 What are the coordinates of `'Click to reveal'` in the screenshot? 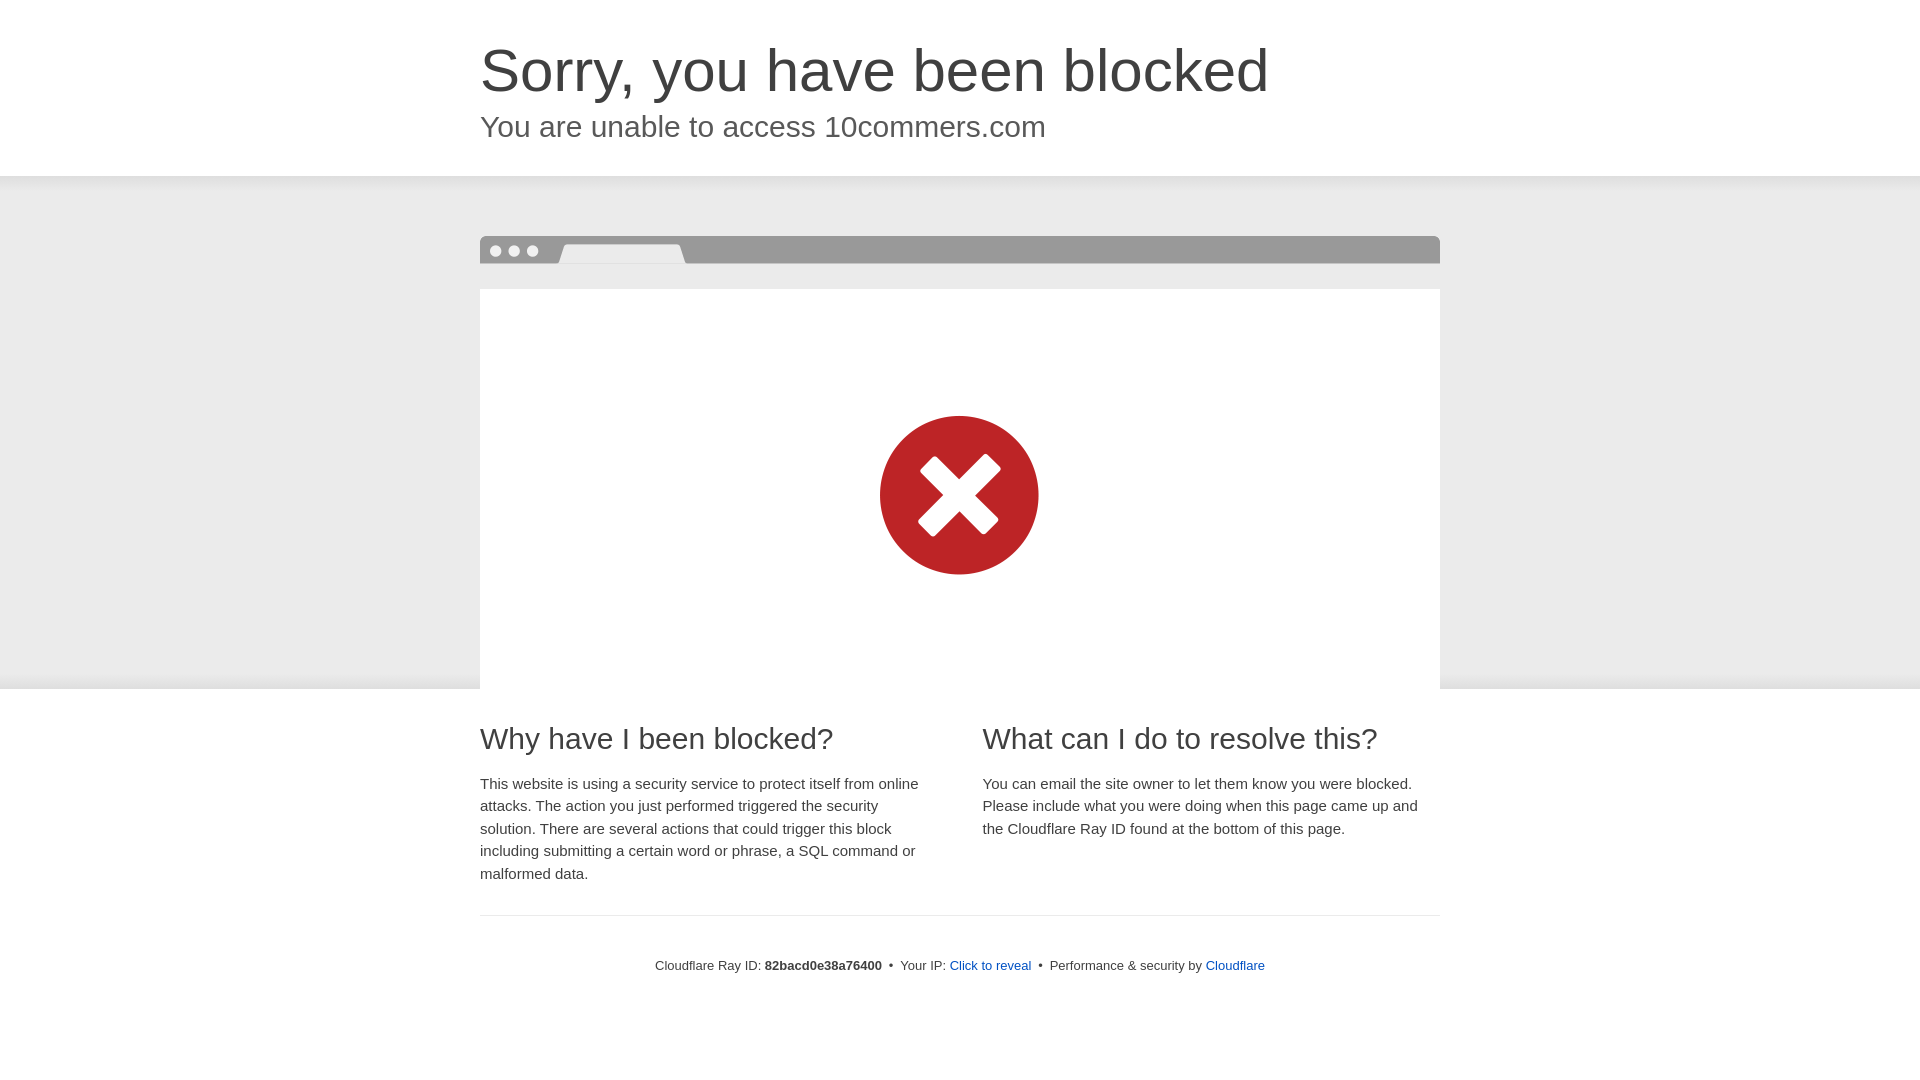 It's located at (990, 964).